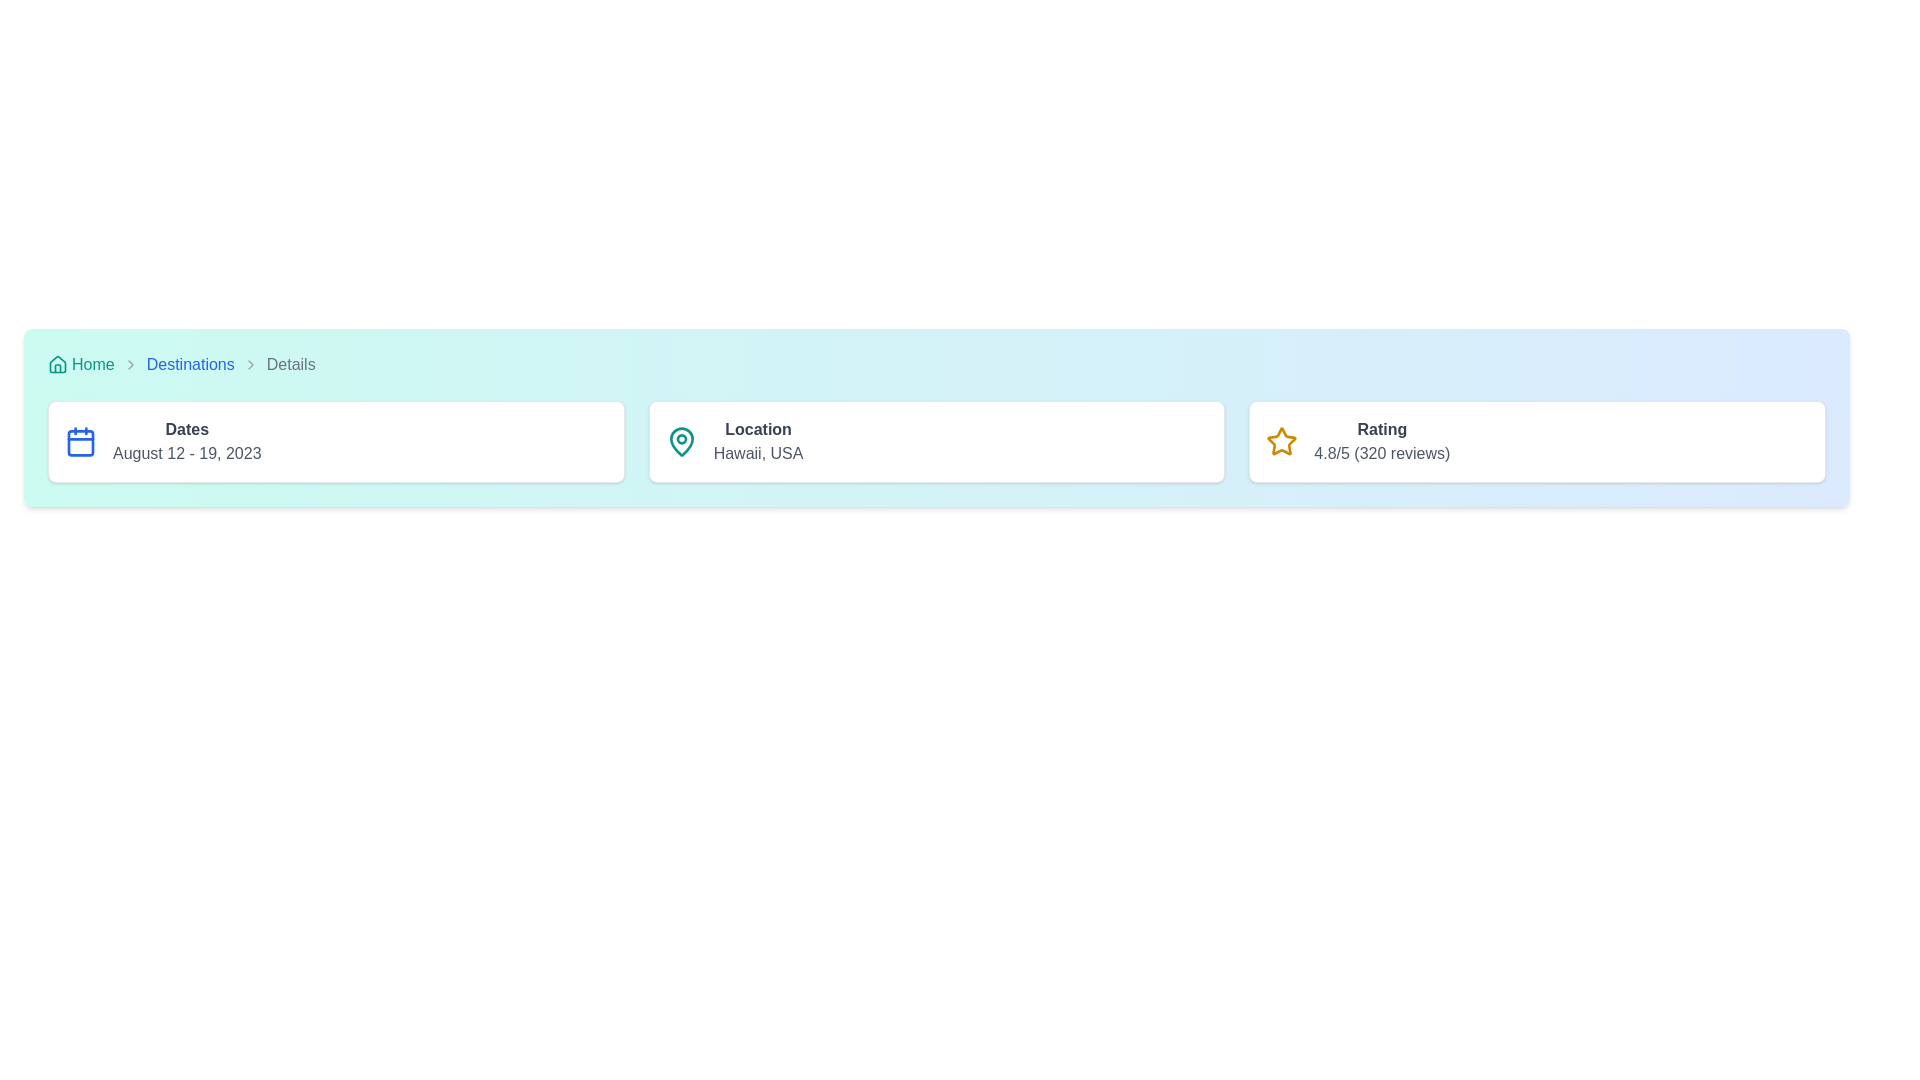 The width and height of the screenshot is (1920, 1080). What do you see at coordinates (80, 441) in the screenshot?
I see `the calendar icon located at the upper-left corner of the 'Dates' card to interact with date-related content, if enabled` at bounding box center [80, 441].